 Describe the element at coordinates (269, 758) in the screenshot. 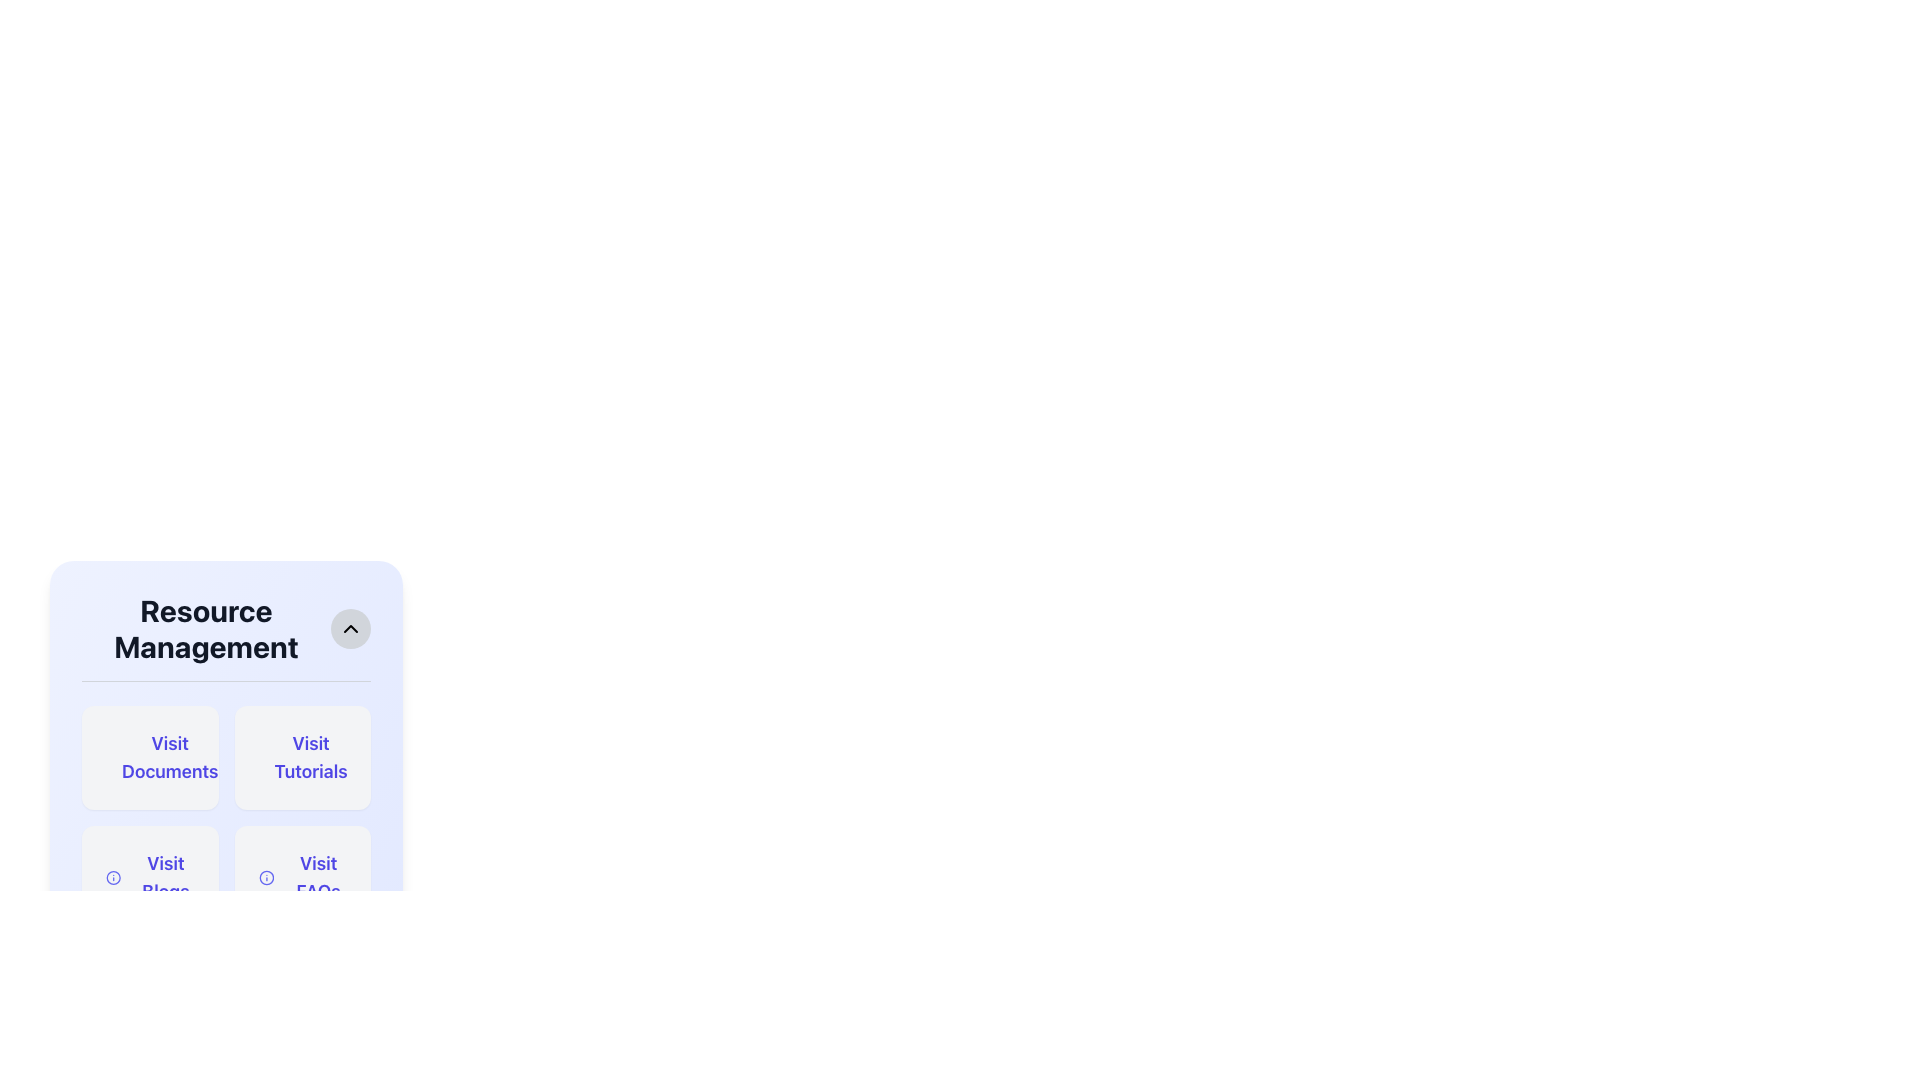

I see `the decorative icon, which is a circular shape located in the second box of the top row in the 2x2 grid layout under the 'Resource Management' section` at that location.